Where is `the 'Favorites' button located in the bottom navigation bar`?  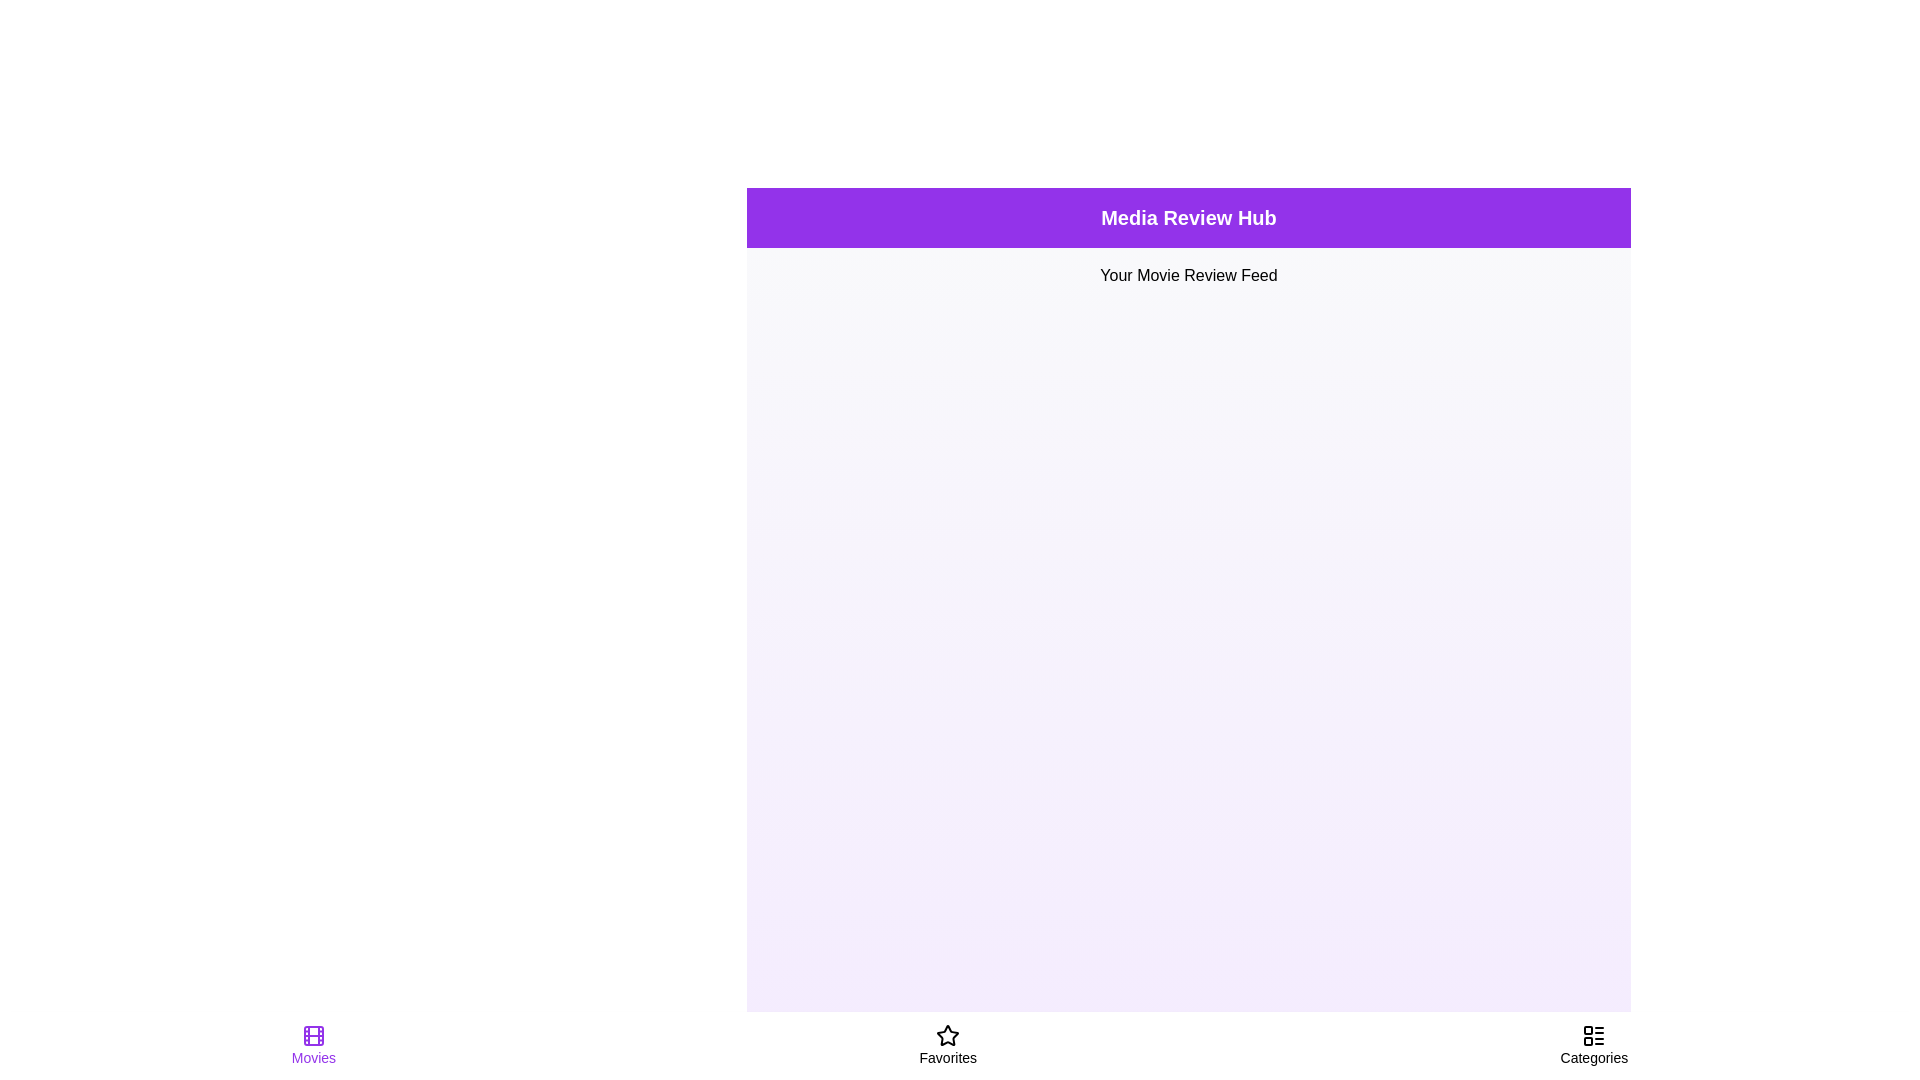
the 'Favorites' button located in the bottom navigation bar is located at coordinates (947, 1044).